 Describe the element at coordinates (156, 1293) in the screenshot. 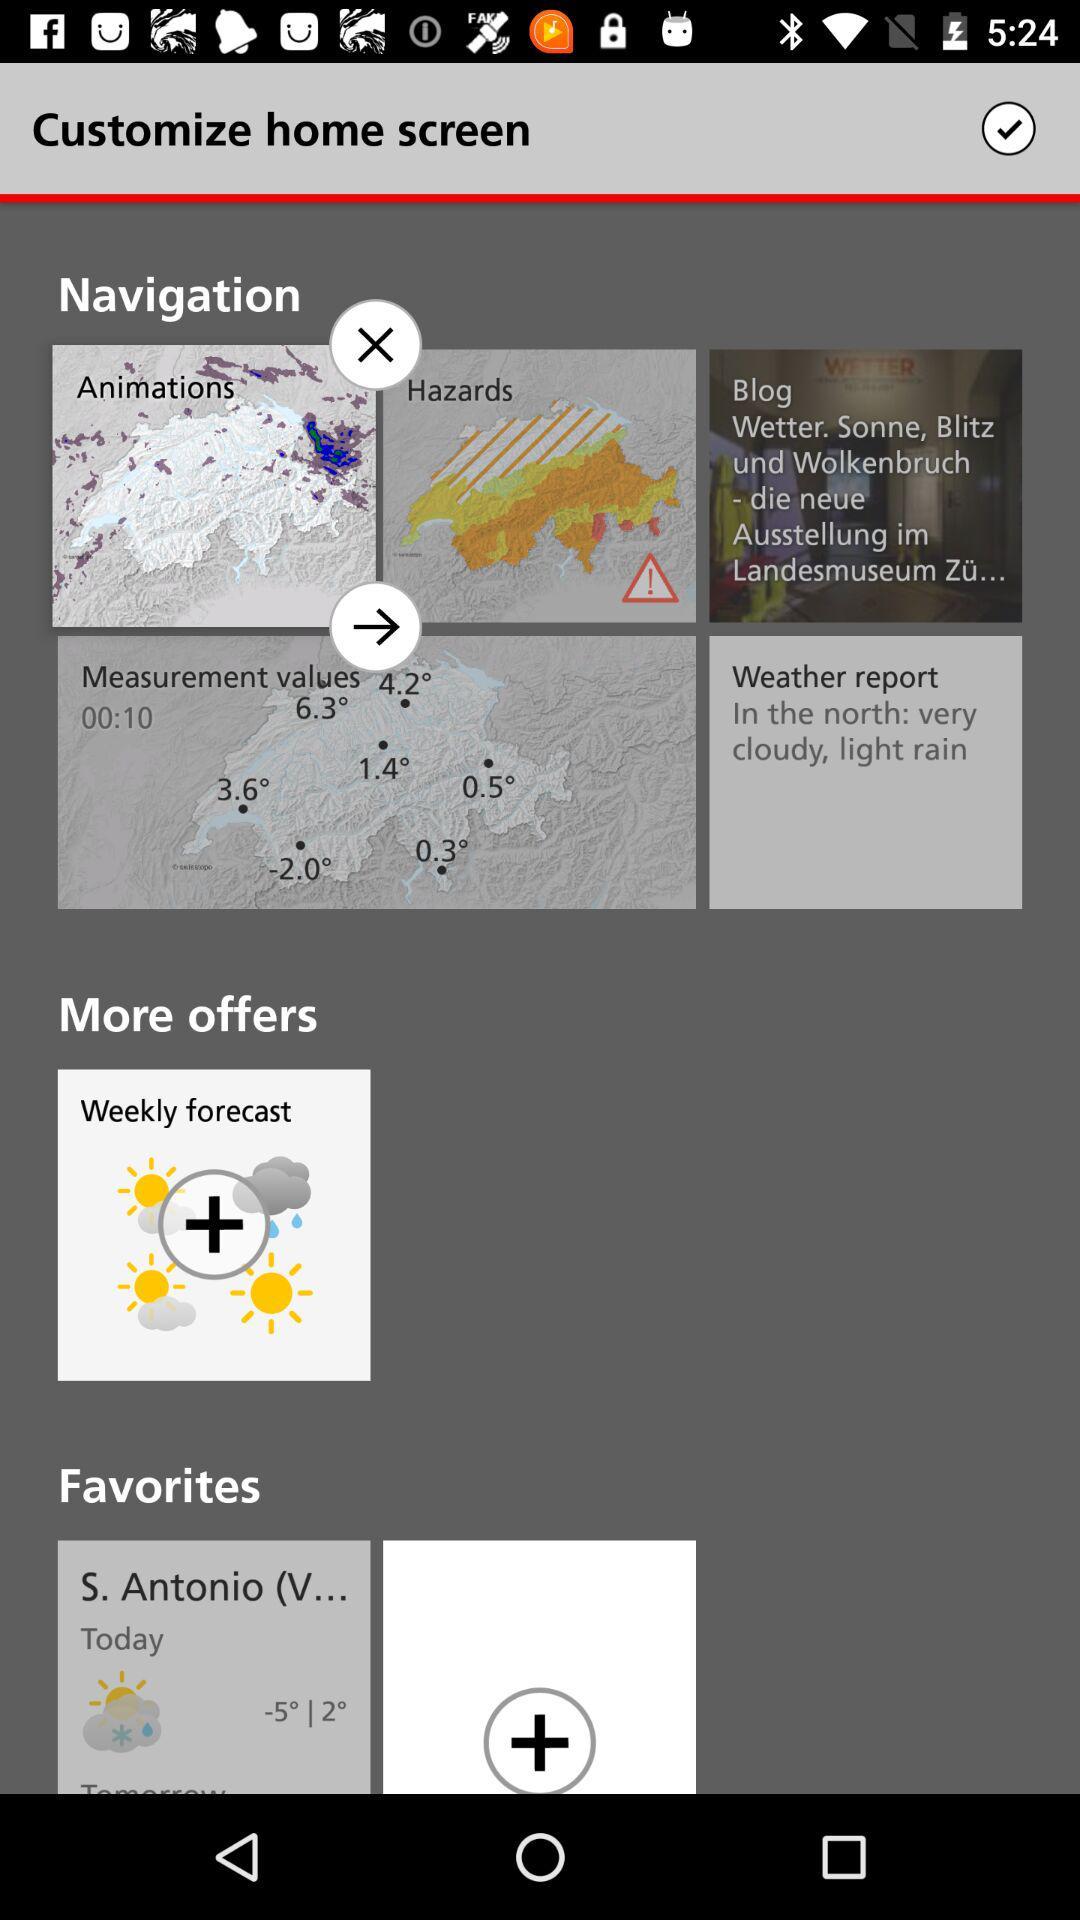

I see `the image below the  button on the web page` at that location.